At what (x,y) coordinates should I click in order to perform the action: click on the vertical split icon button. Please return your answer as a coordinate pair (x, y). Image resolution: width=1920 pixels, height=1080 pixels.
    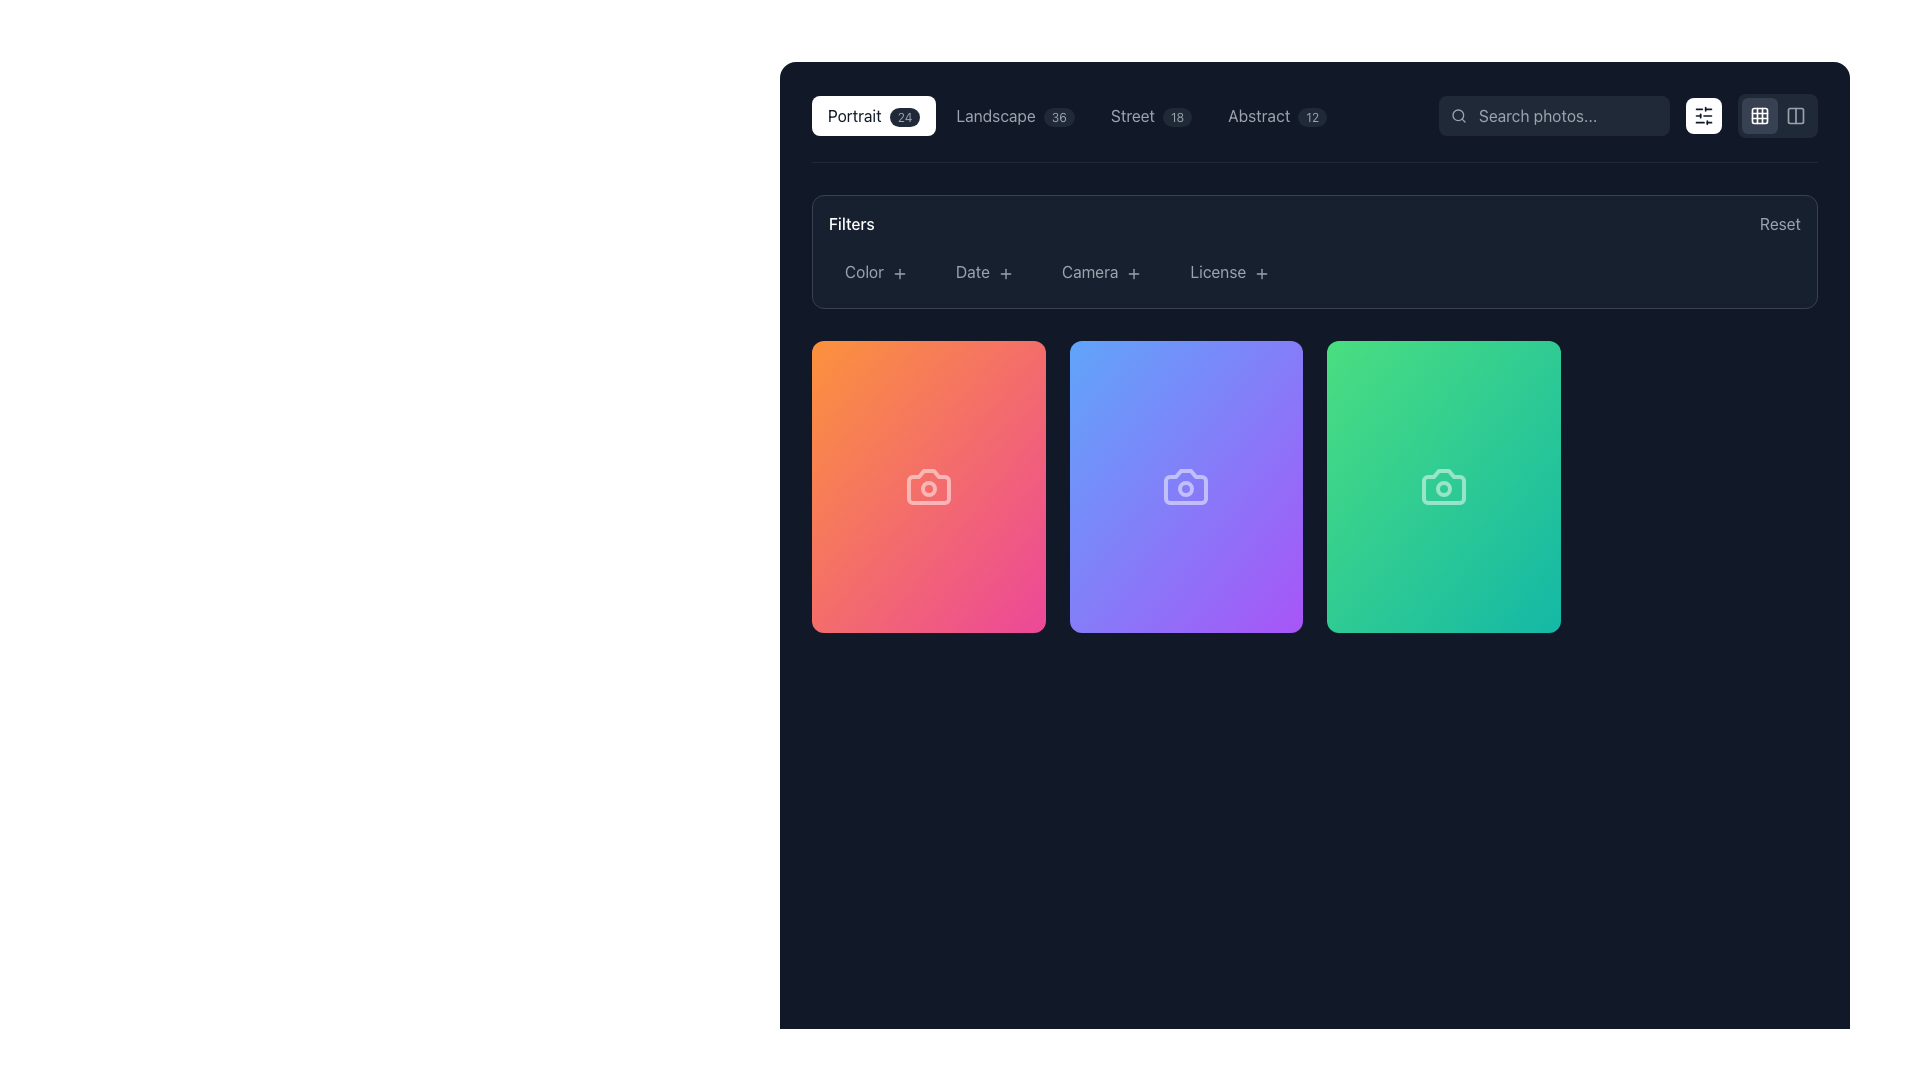
    Looking at the image, I should click on (1795, 115).